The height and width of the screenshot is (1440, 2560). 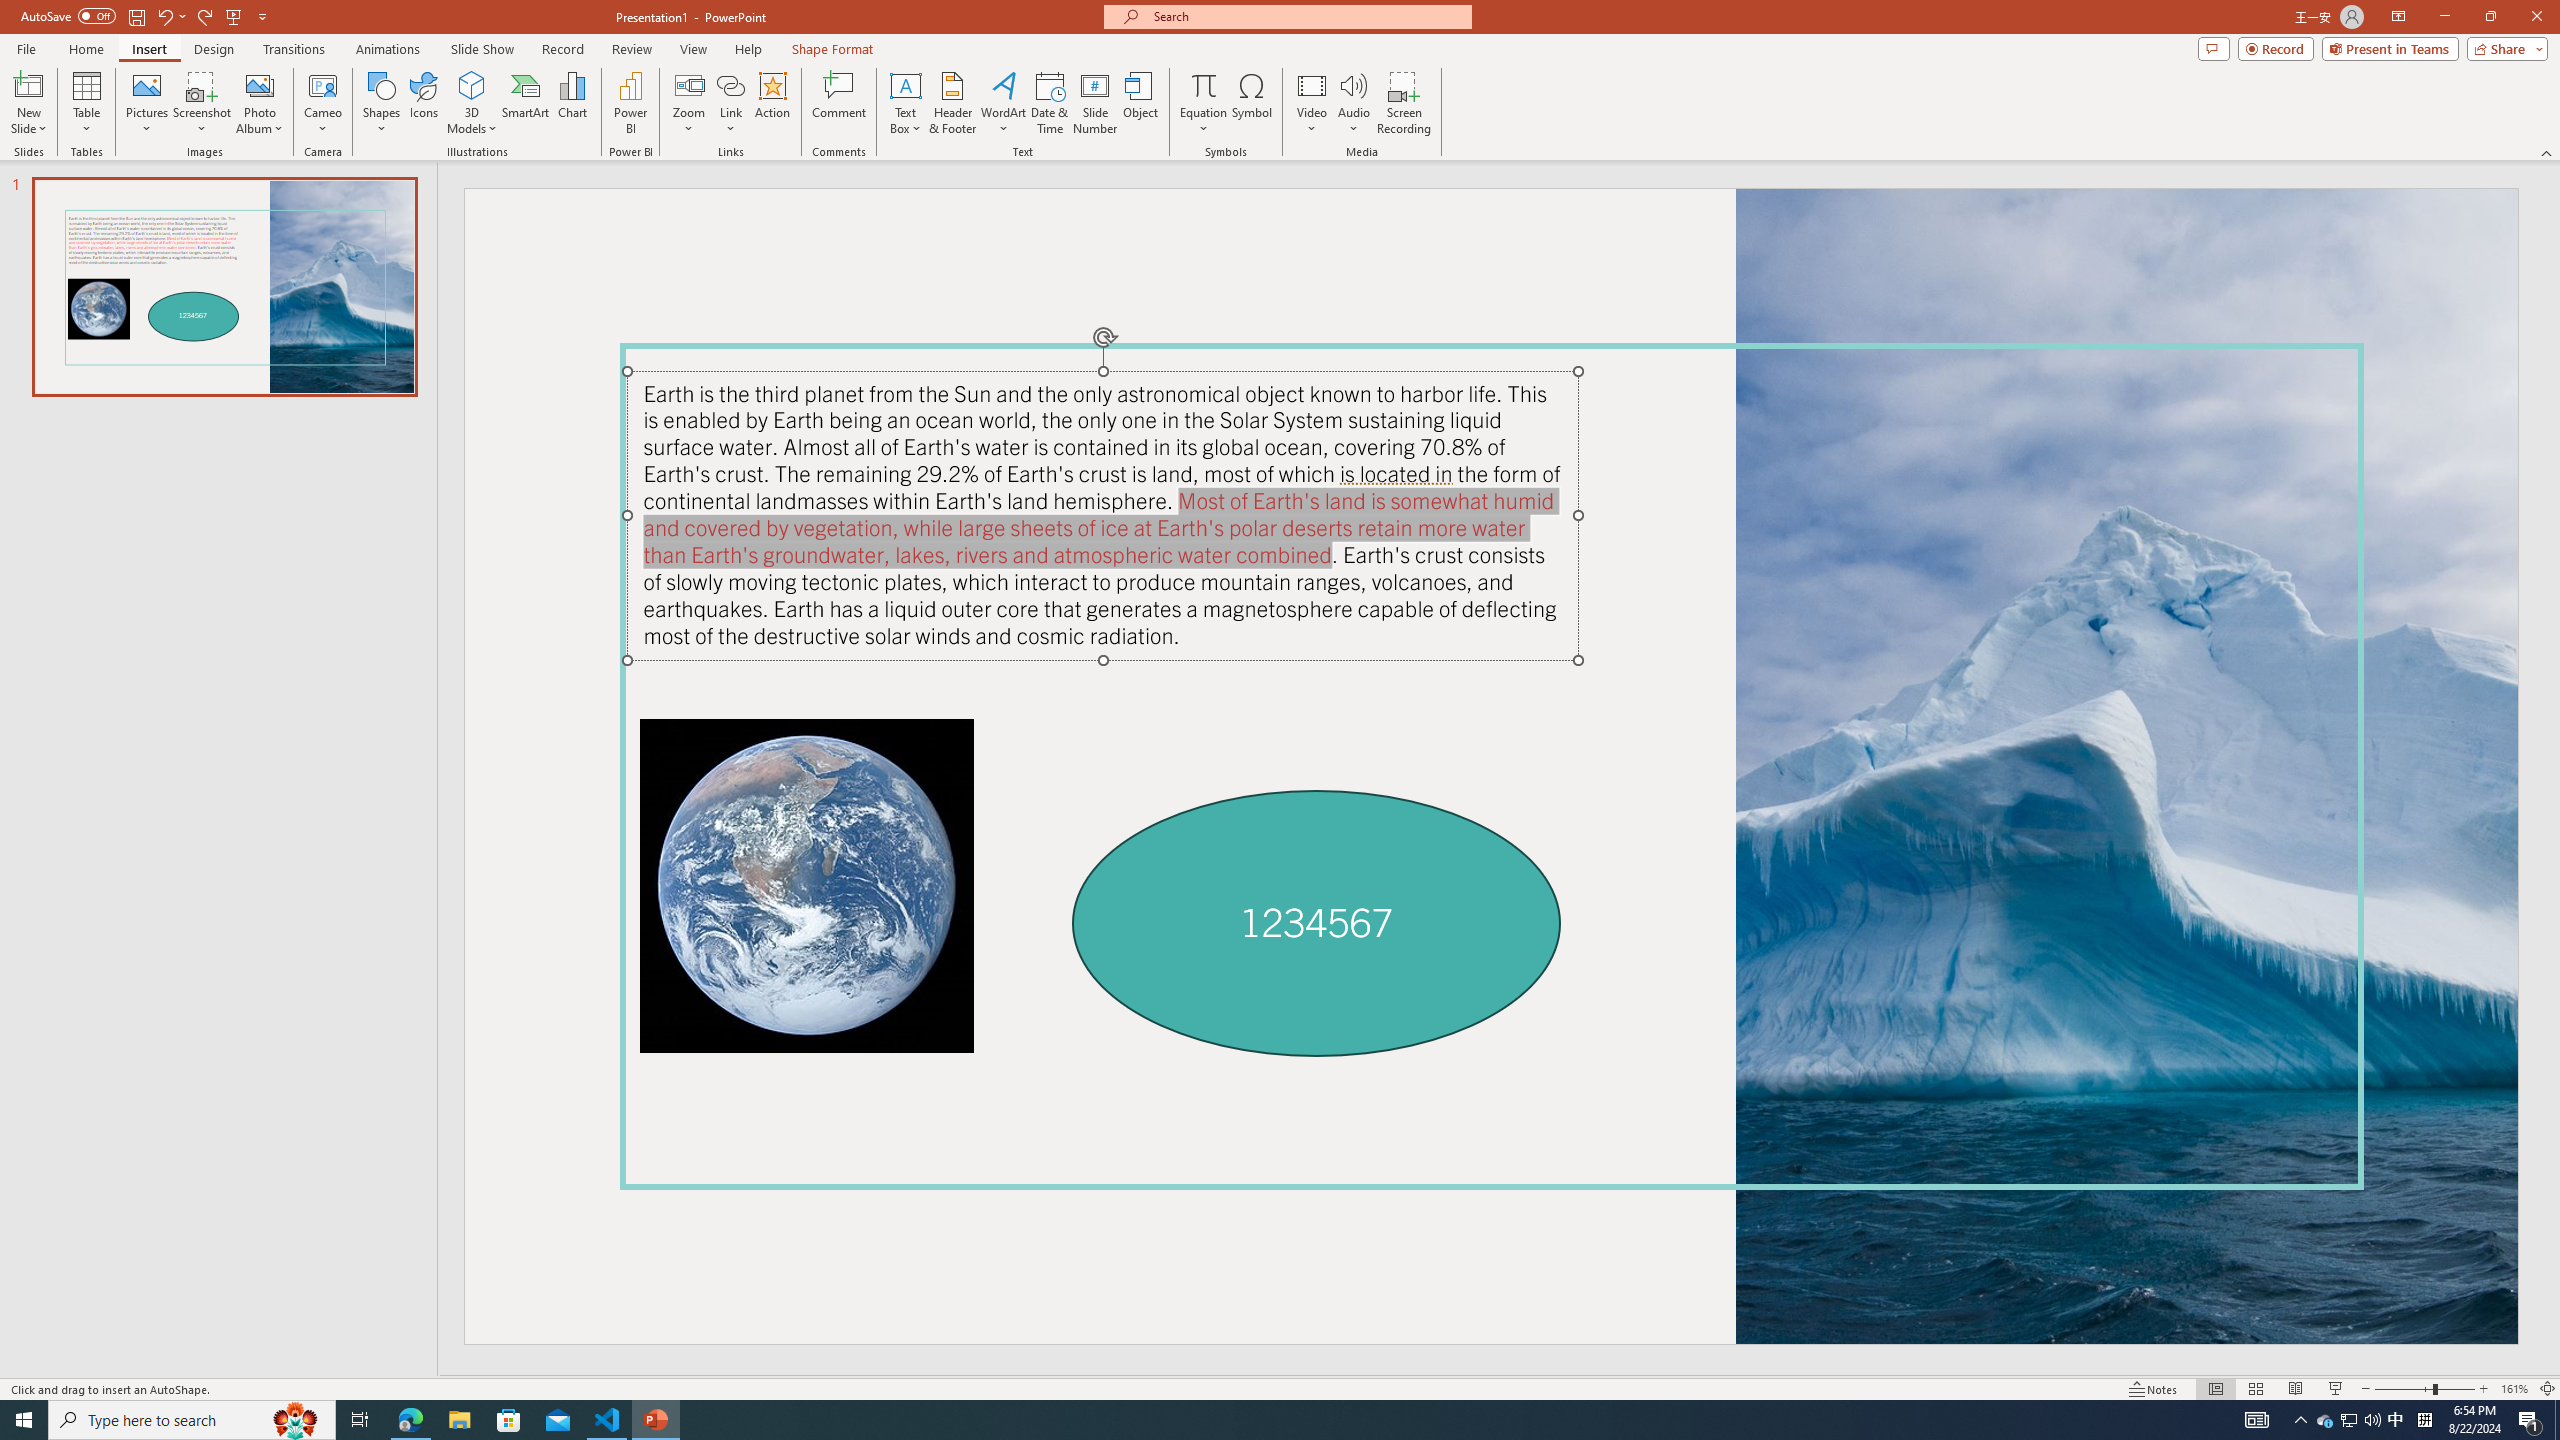 What do you see at coordinates (2515, 1389) in the screenshot?
I see `'Zoom 161%'` at bounding box center [2515, 1389].